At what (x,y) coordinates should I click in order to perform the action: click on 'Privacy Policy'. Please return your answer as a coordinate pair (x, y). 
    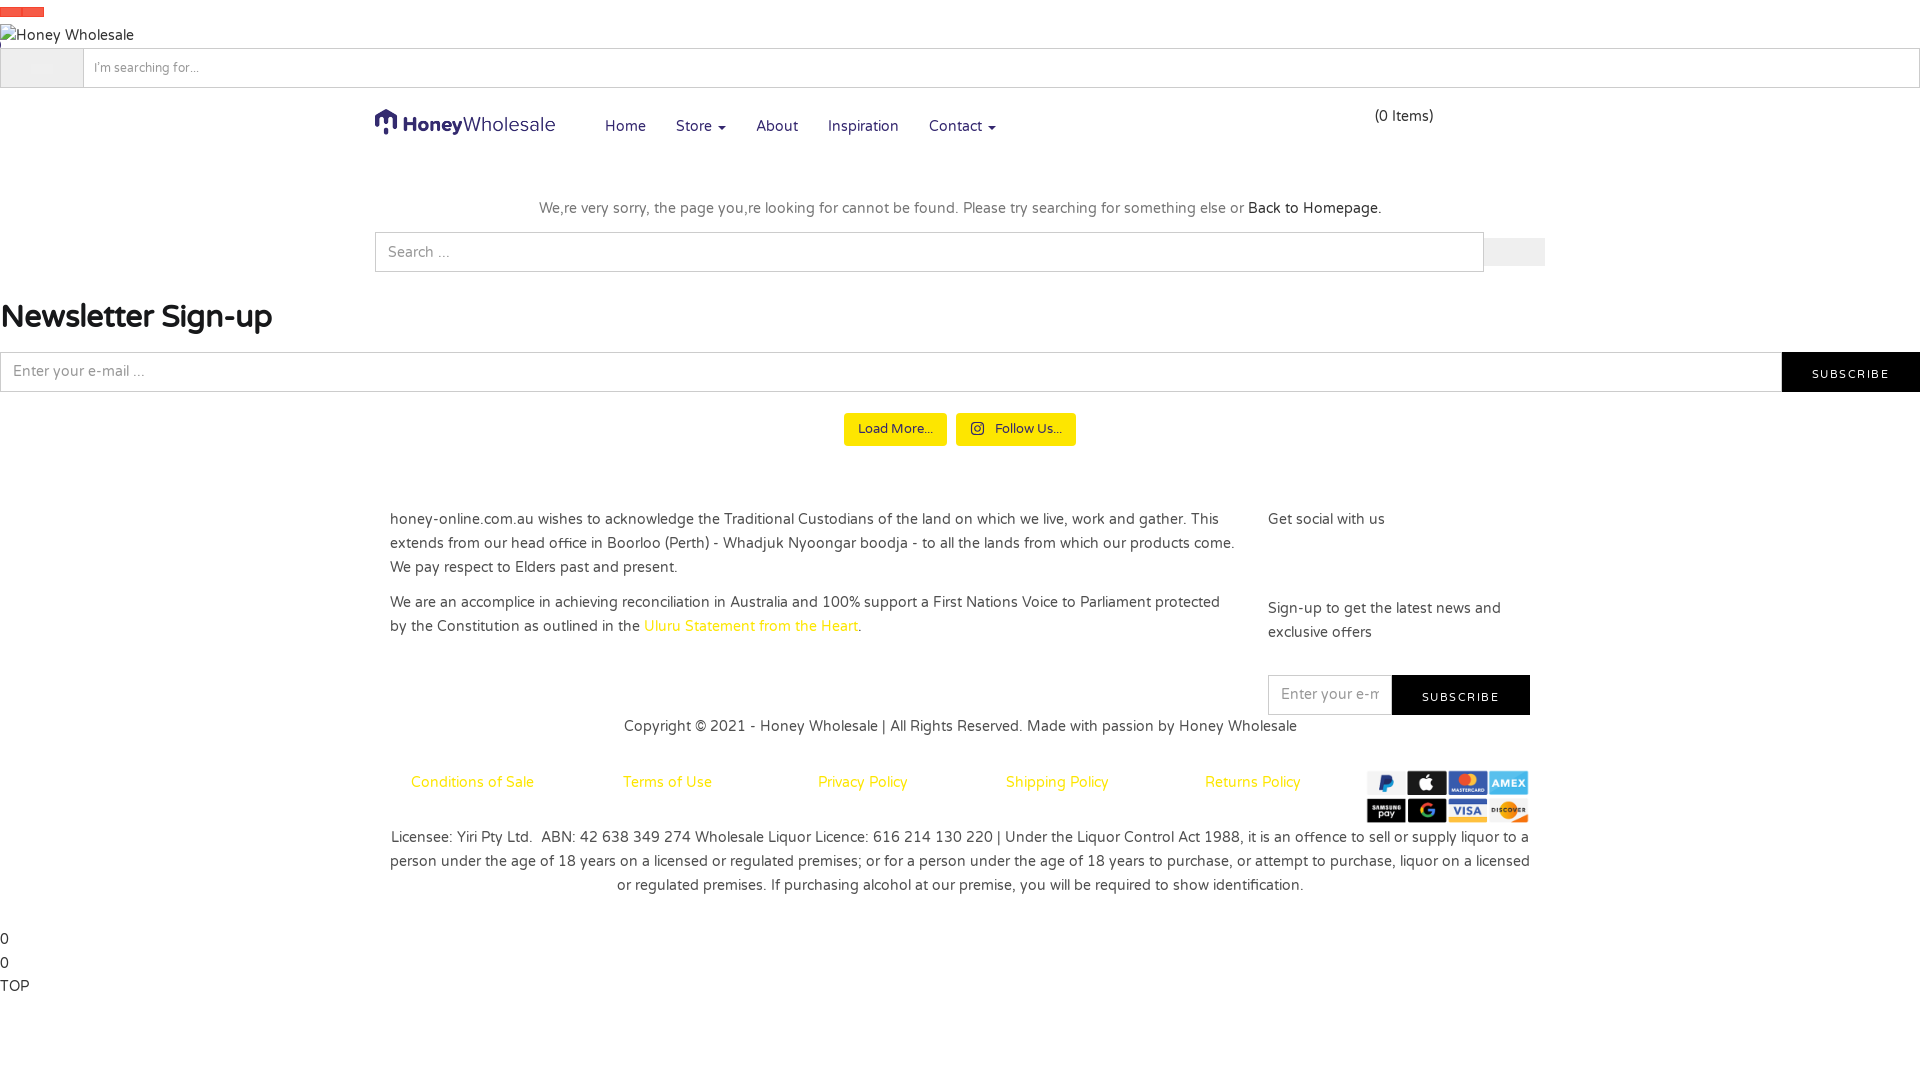
    Looking at the image, I should click on (863, 781).